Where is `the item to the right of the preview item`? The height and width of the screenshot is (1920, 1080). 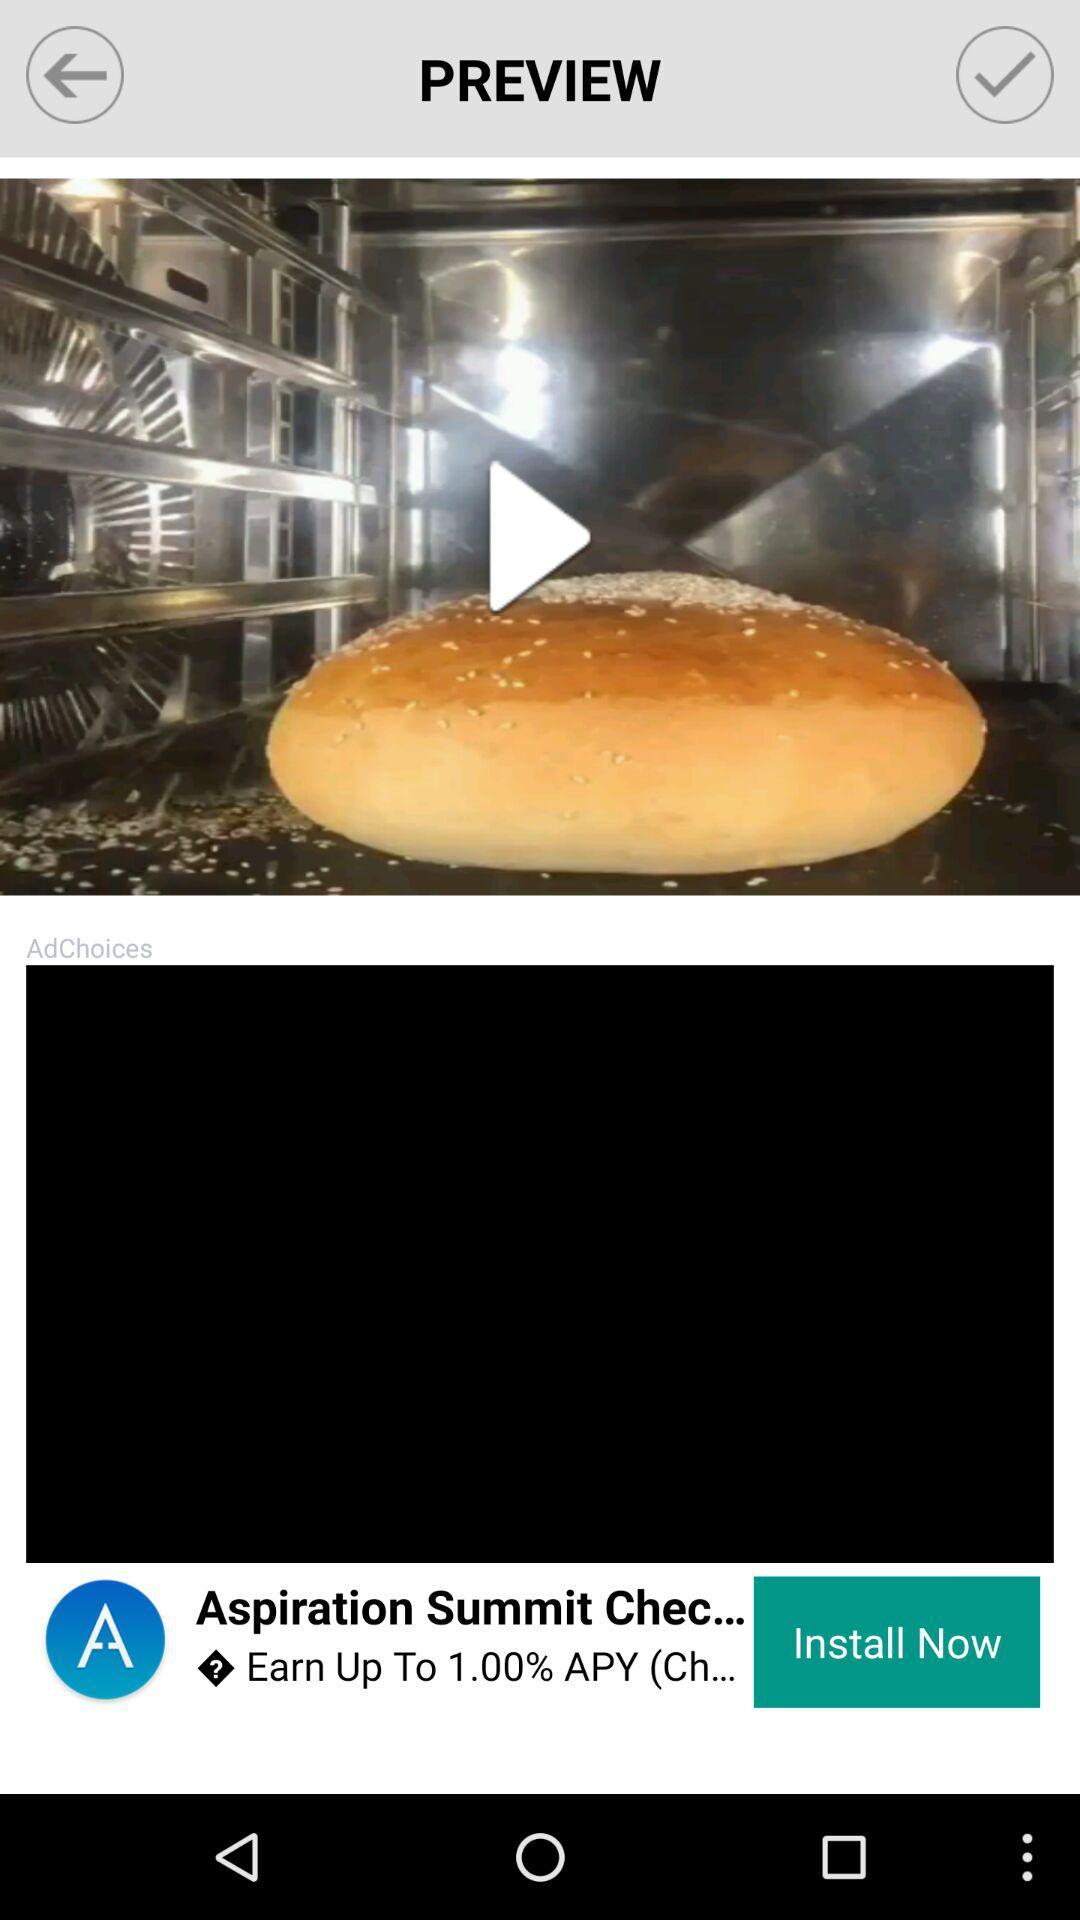
the item to the right of the preview item is located at coordinates (1005, 75).